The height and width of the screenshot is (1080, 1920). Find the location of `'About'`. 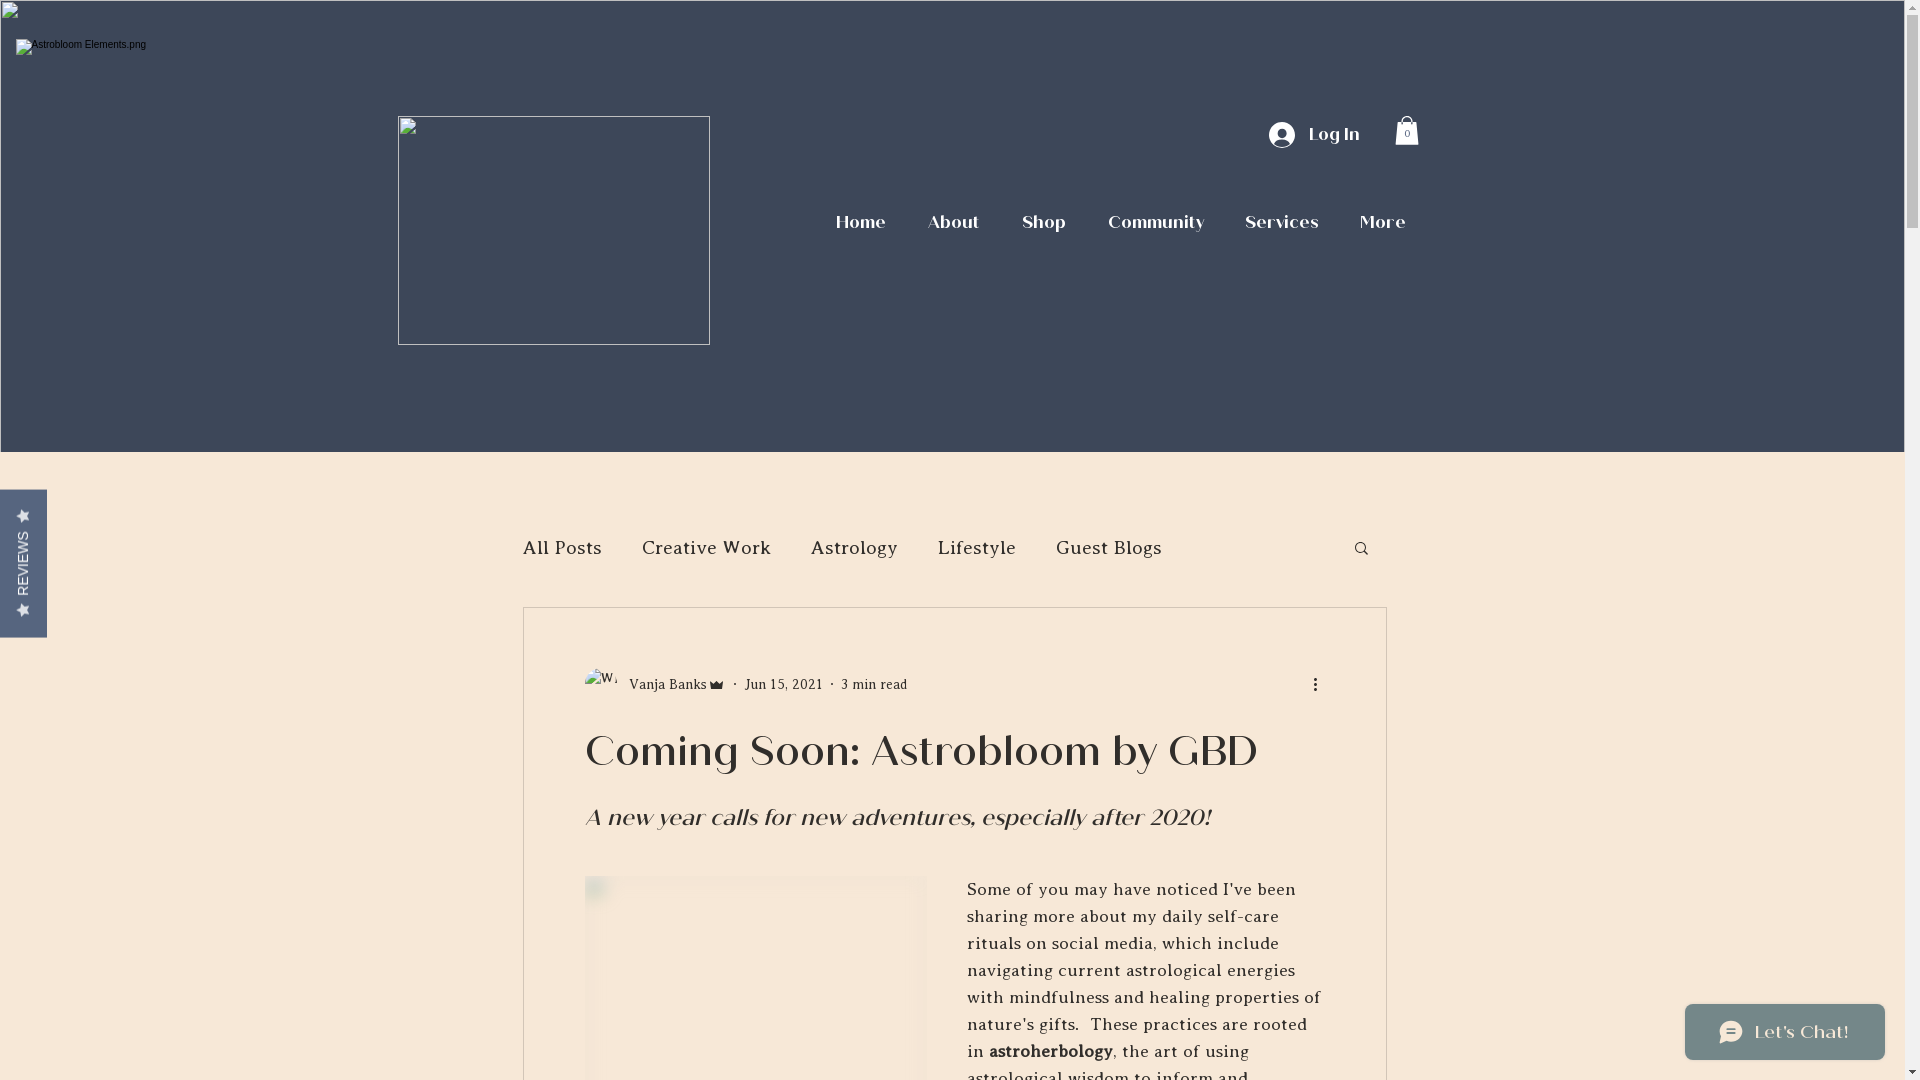

'About' is located at coordinates (905, 223).